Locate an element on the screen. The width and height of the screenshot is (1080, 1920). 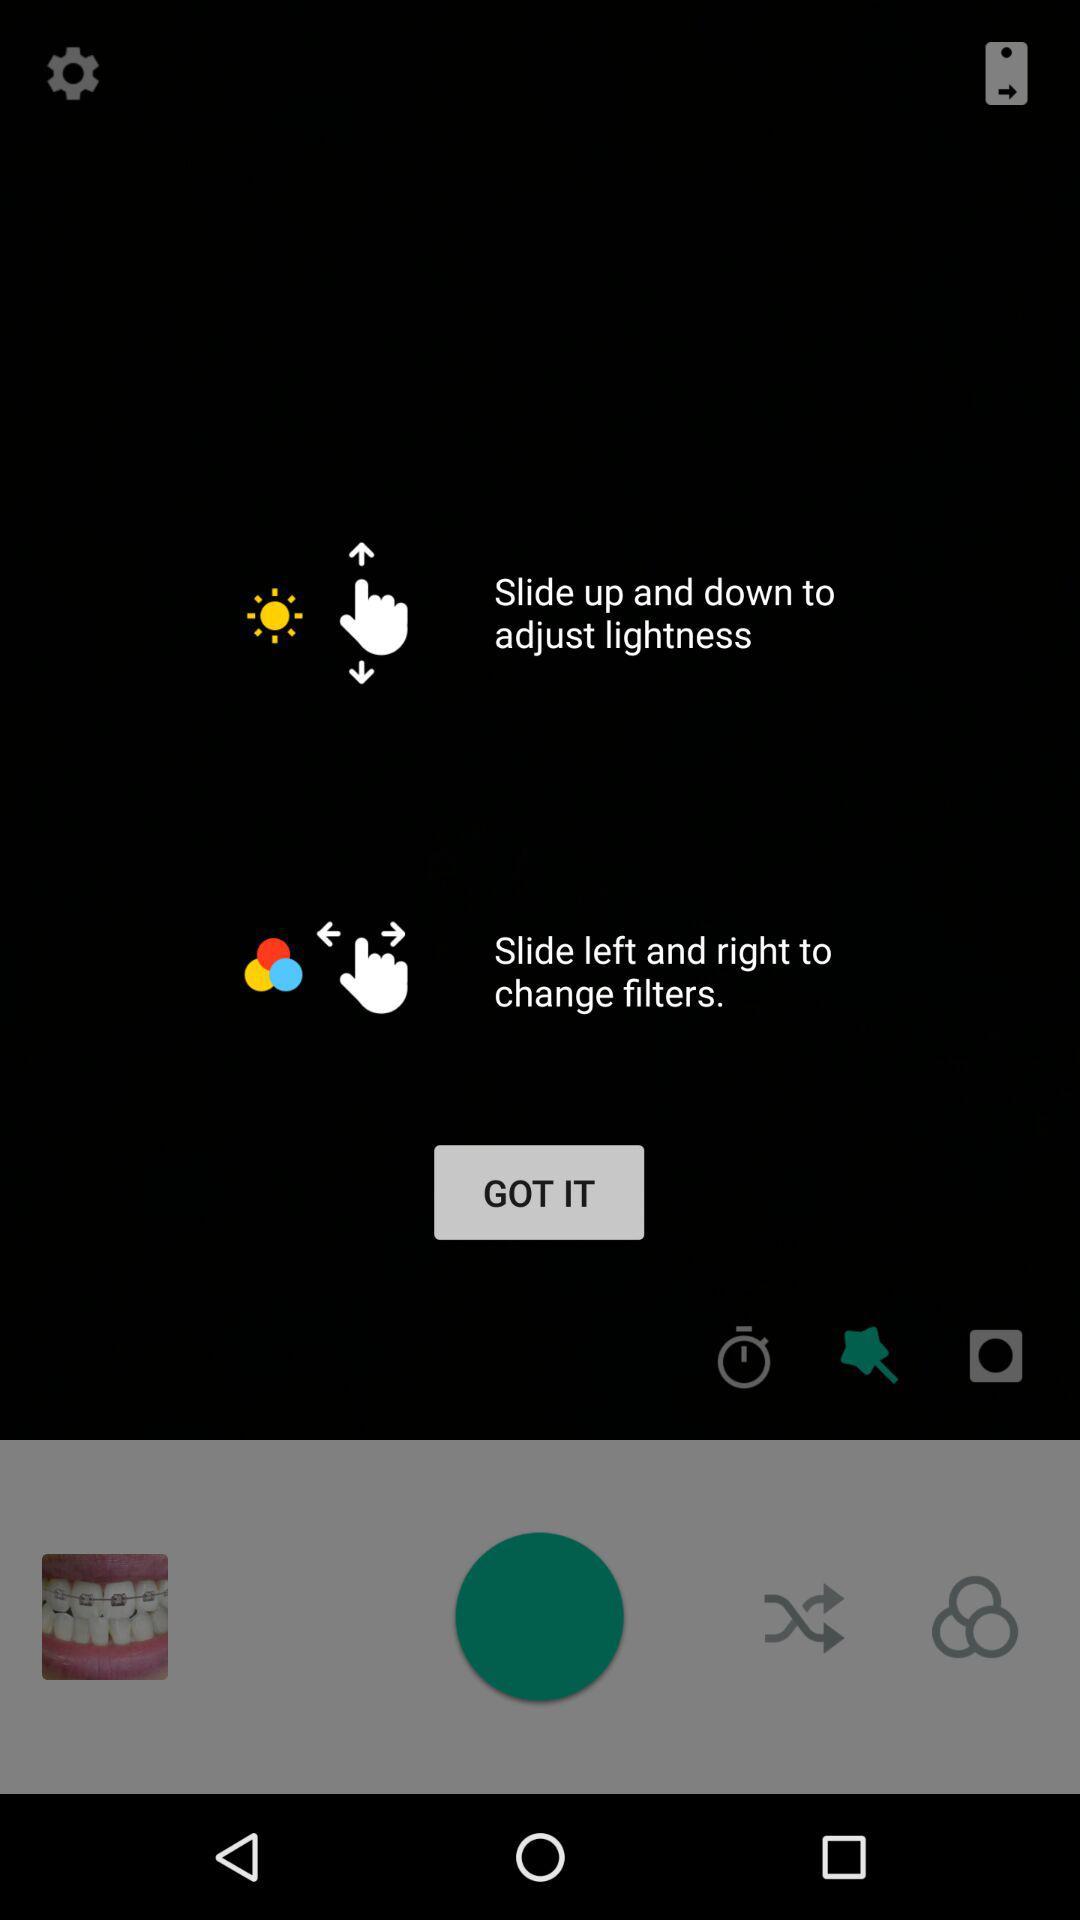
choose filter is located at coordinates (974, 1617).